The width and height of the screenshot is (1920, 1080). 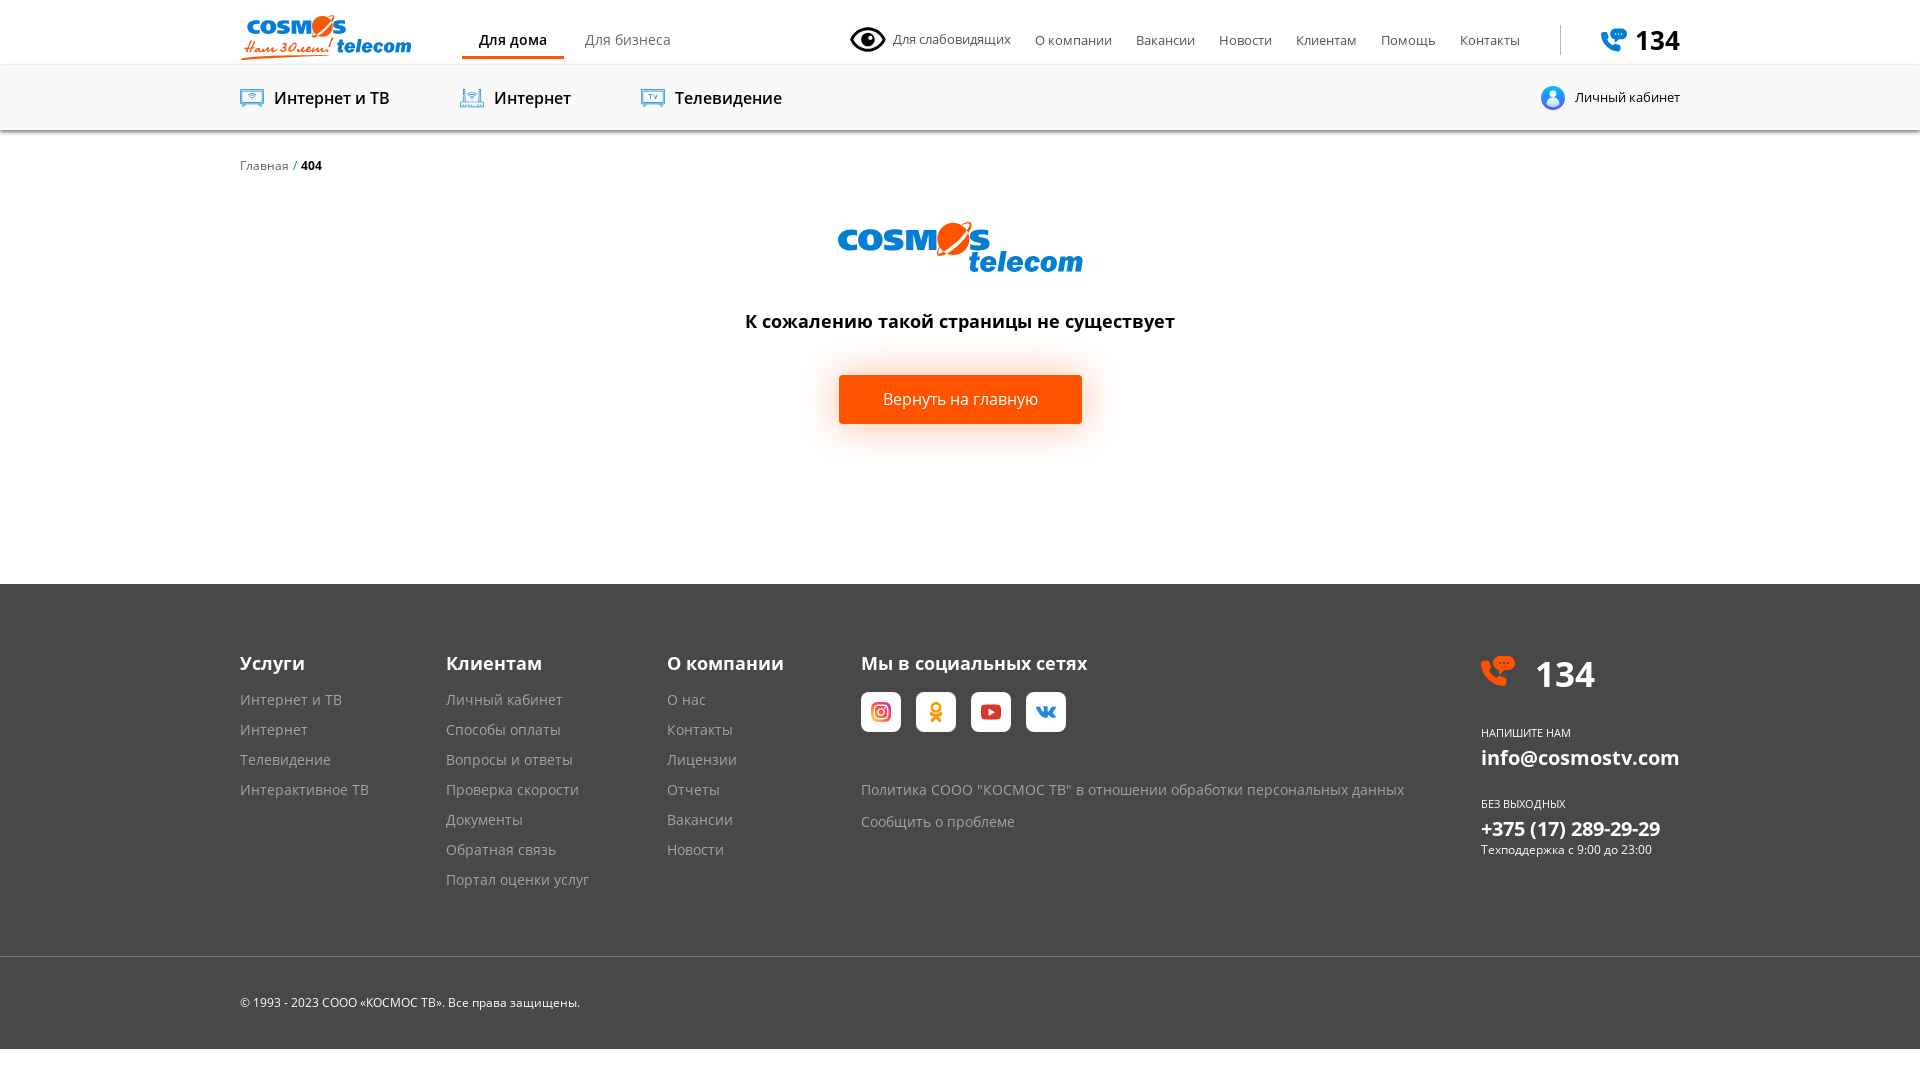 What do you see at coordinates (1579, 674) in the screenshot?
I see `'134'` at bounding box center [1579, 674].